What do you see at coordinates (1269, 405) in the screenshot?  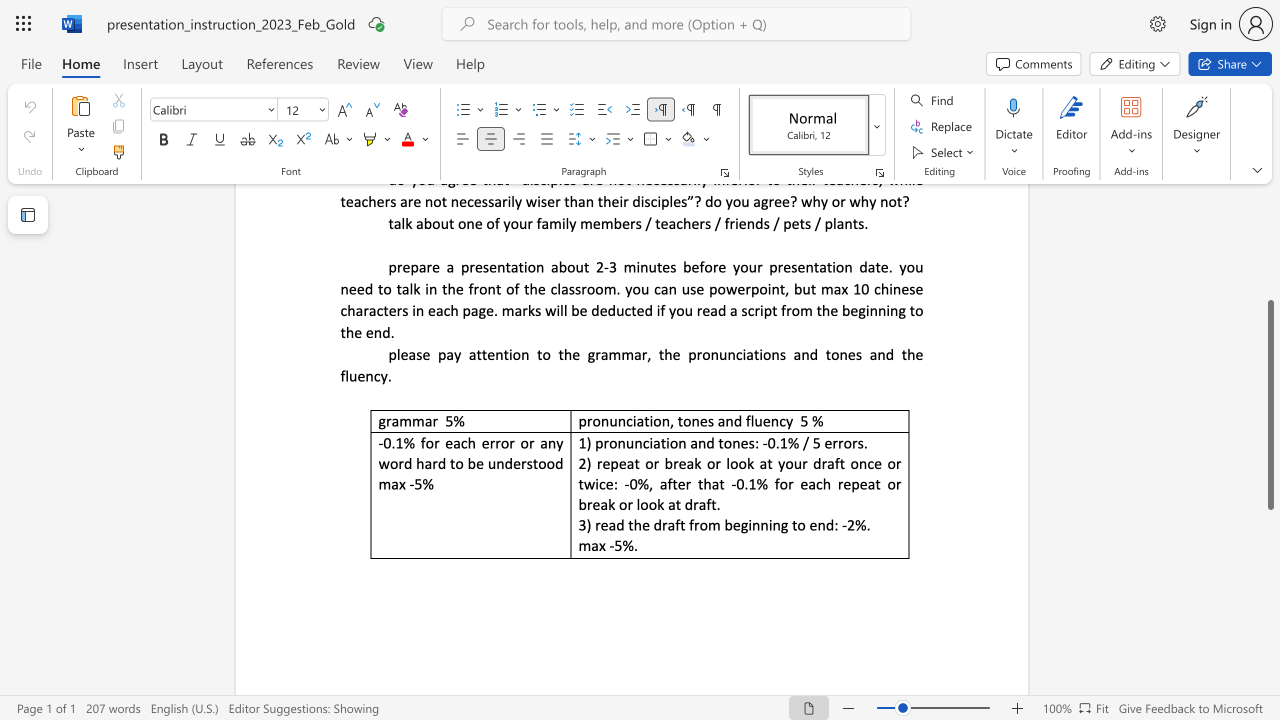 I see `the scrollbar and move up 110 pixels` at bounding box center [1269, 405].